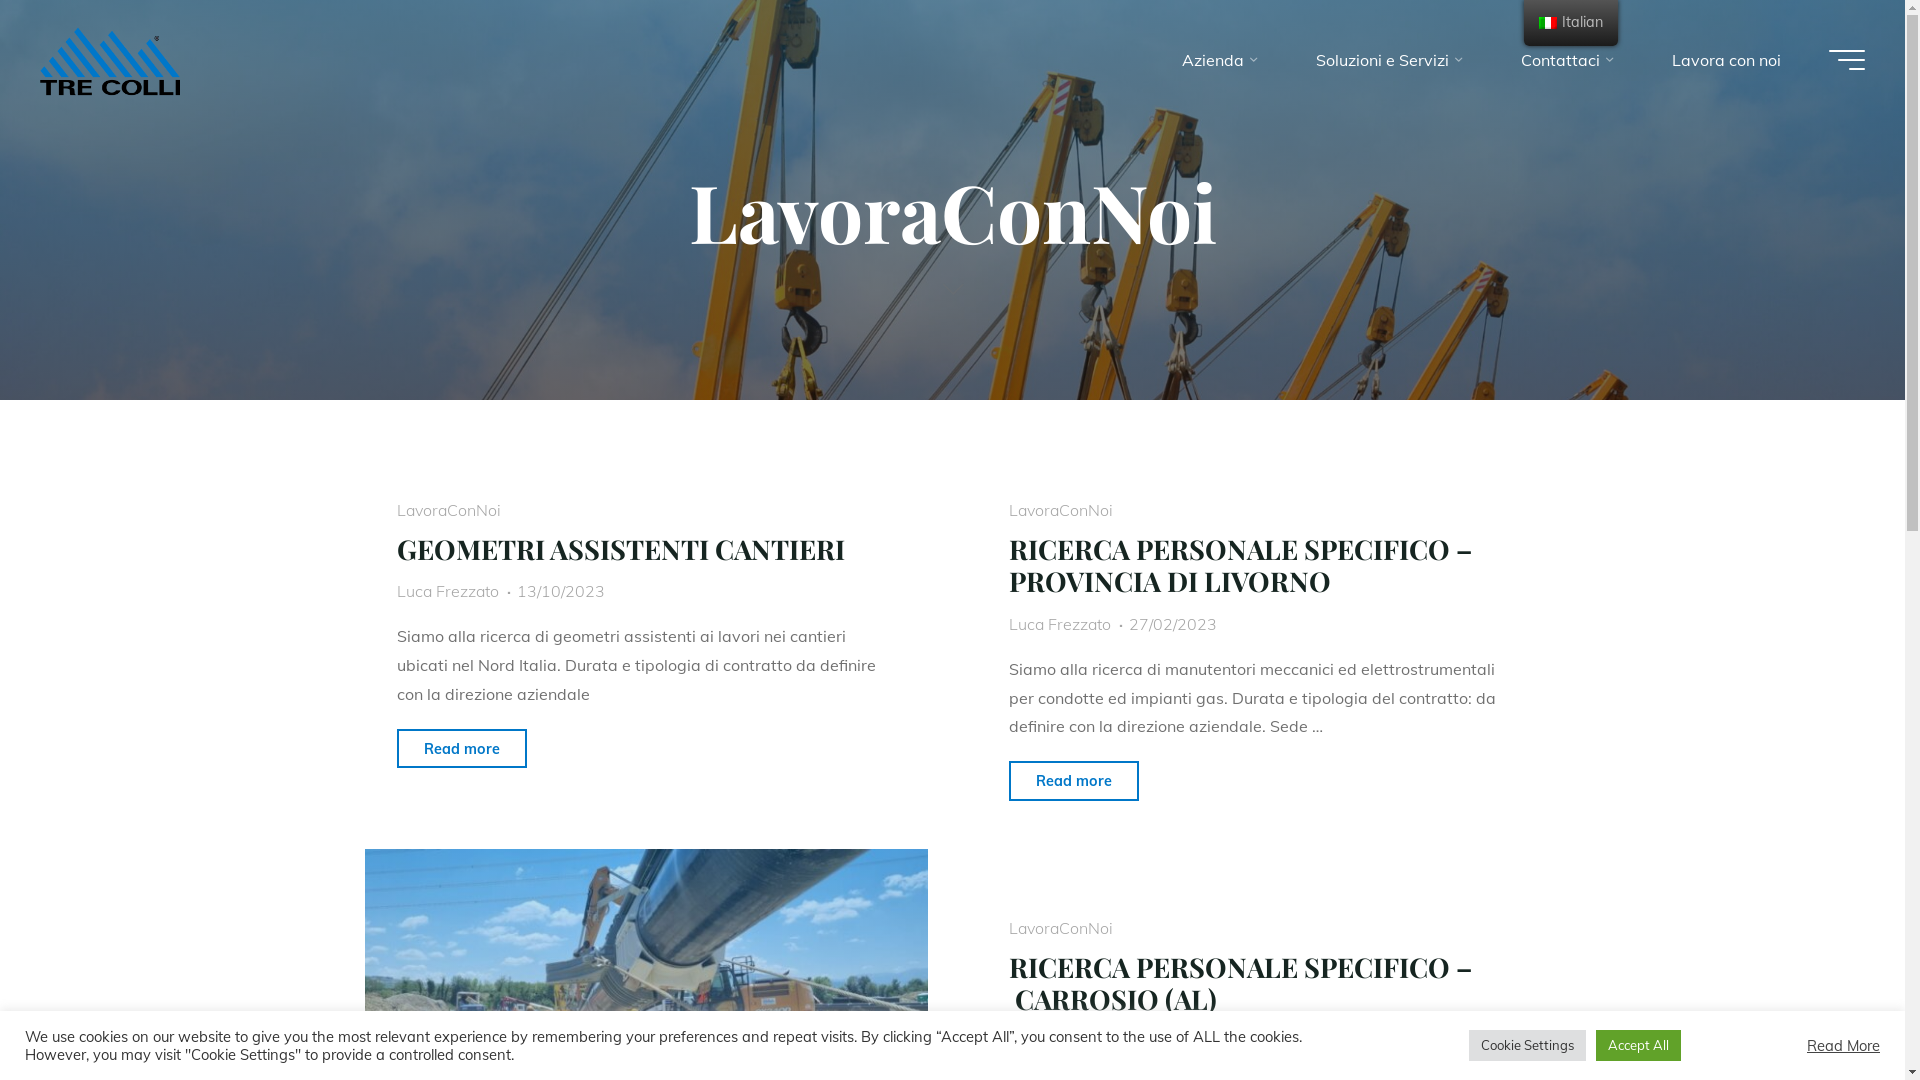  I want to click on 'Contattaci', so click(1563, 59).